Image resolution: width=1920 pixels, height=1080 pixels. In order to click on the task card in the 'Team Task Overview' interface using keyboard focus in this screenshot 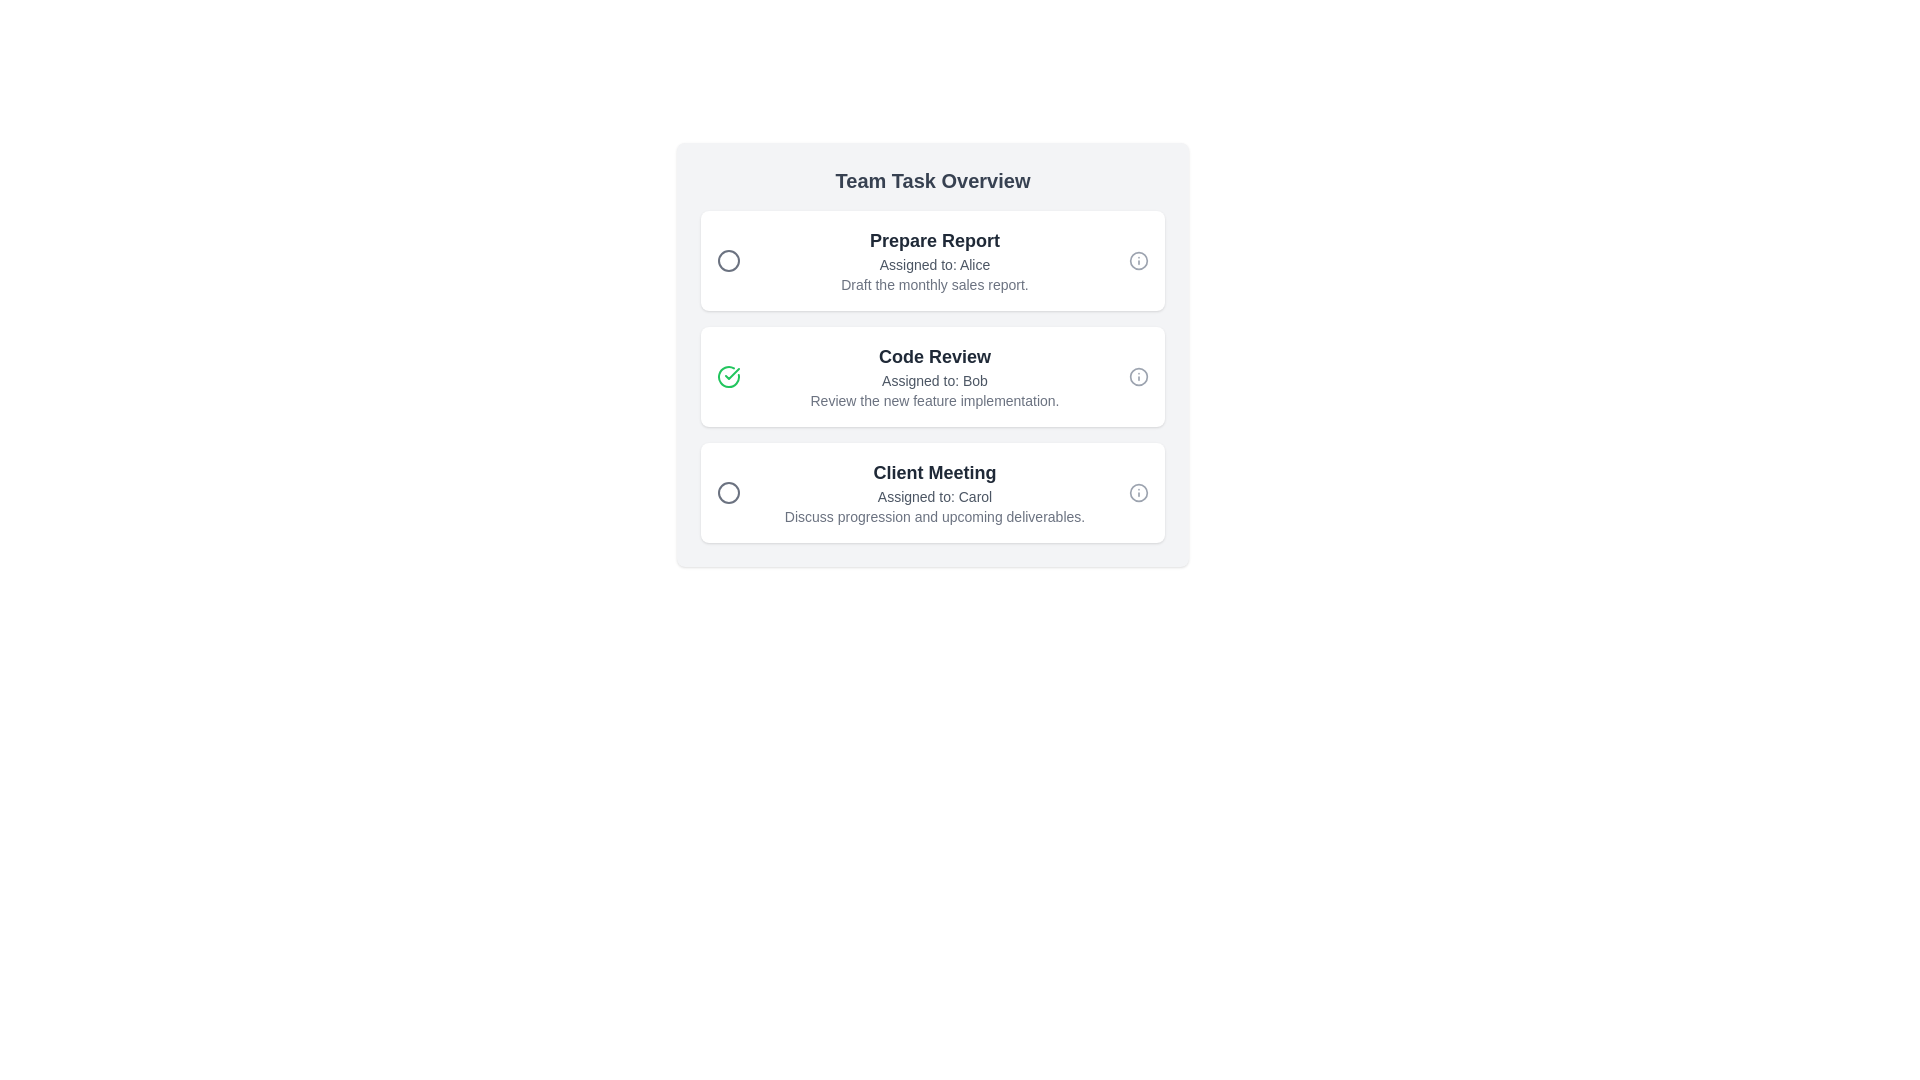, I will do `click(934, 377)`.